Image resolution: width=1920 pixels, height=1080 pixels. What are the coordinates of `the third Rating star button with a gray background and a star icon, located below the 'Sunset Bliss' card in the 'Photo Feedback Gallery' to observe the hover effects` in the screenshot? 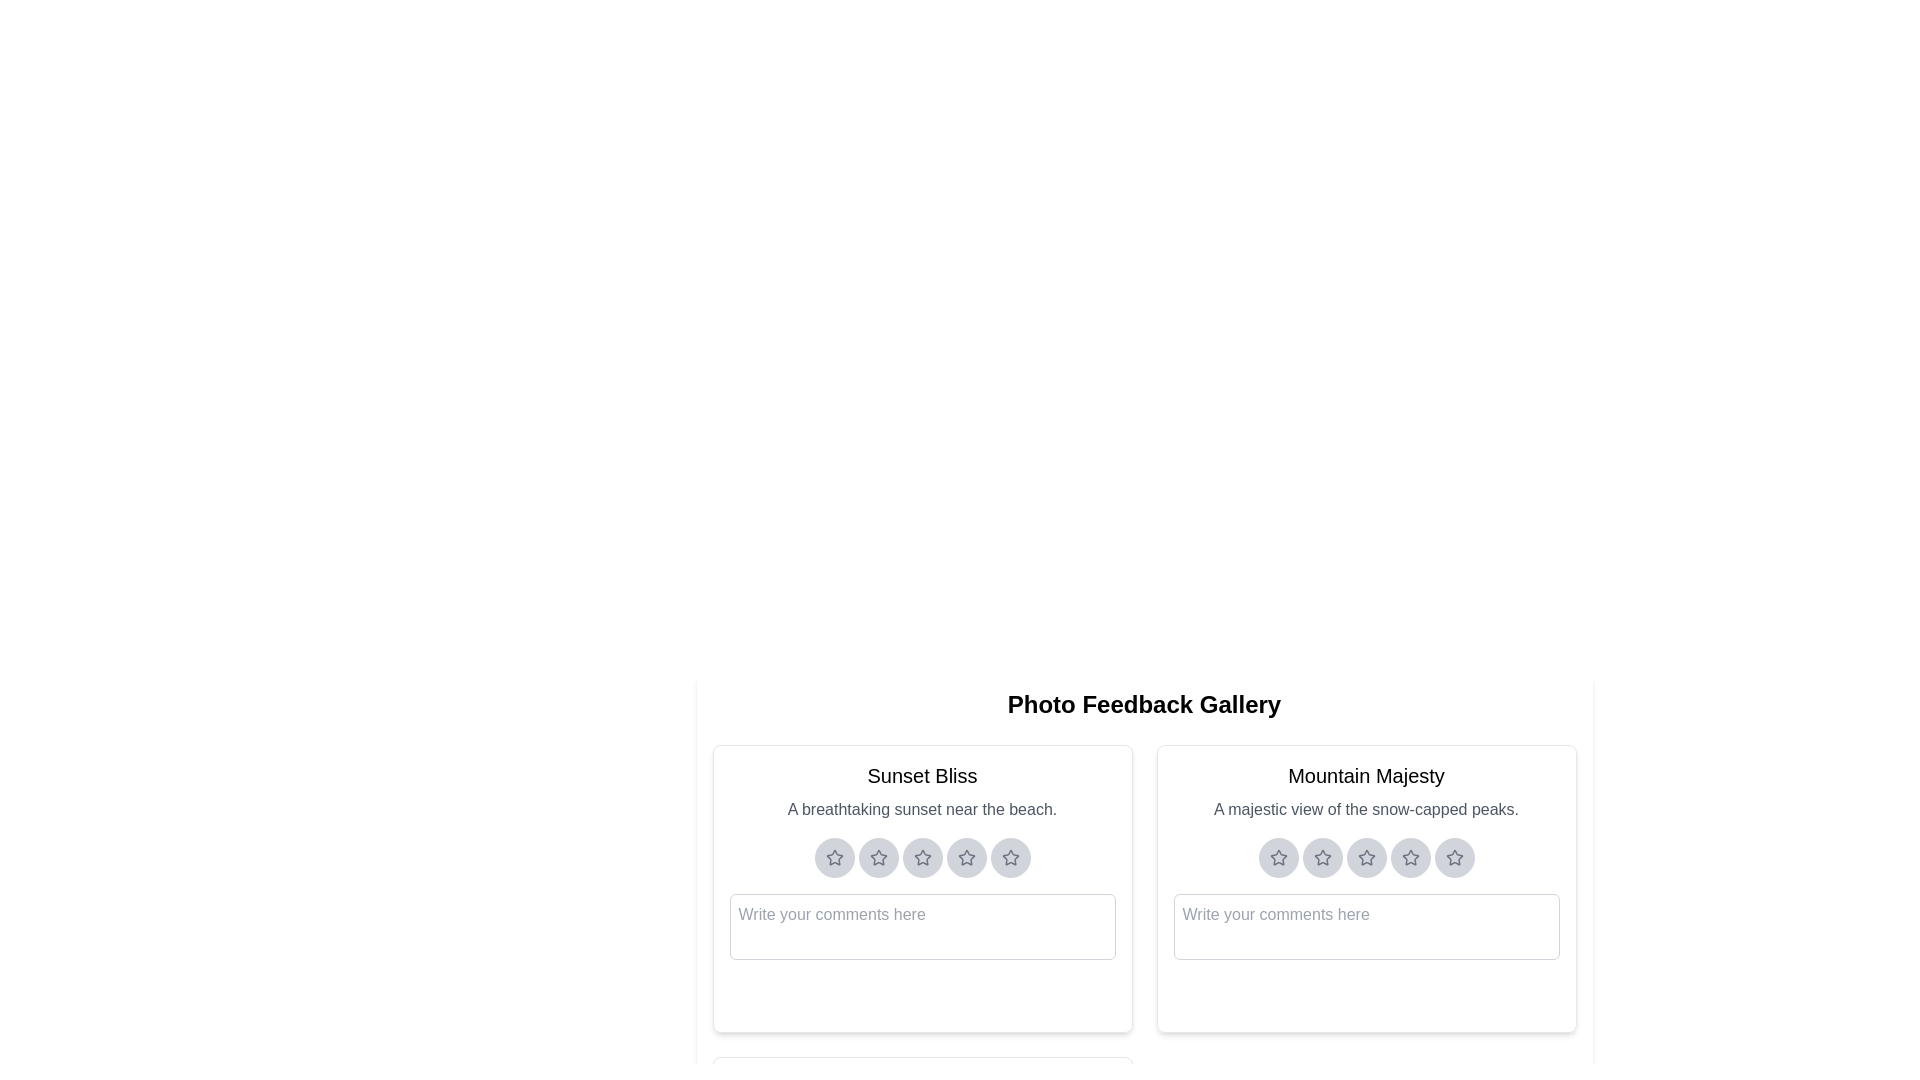 It's located at (921, 856).